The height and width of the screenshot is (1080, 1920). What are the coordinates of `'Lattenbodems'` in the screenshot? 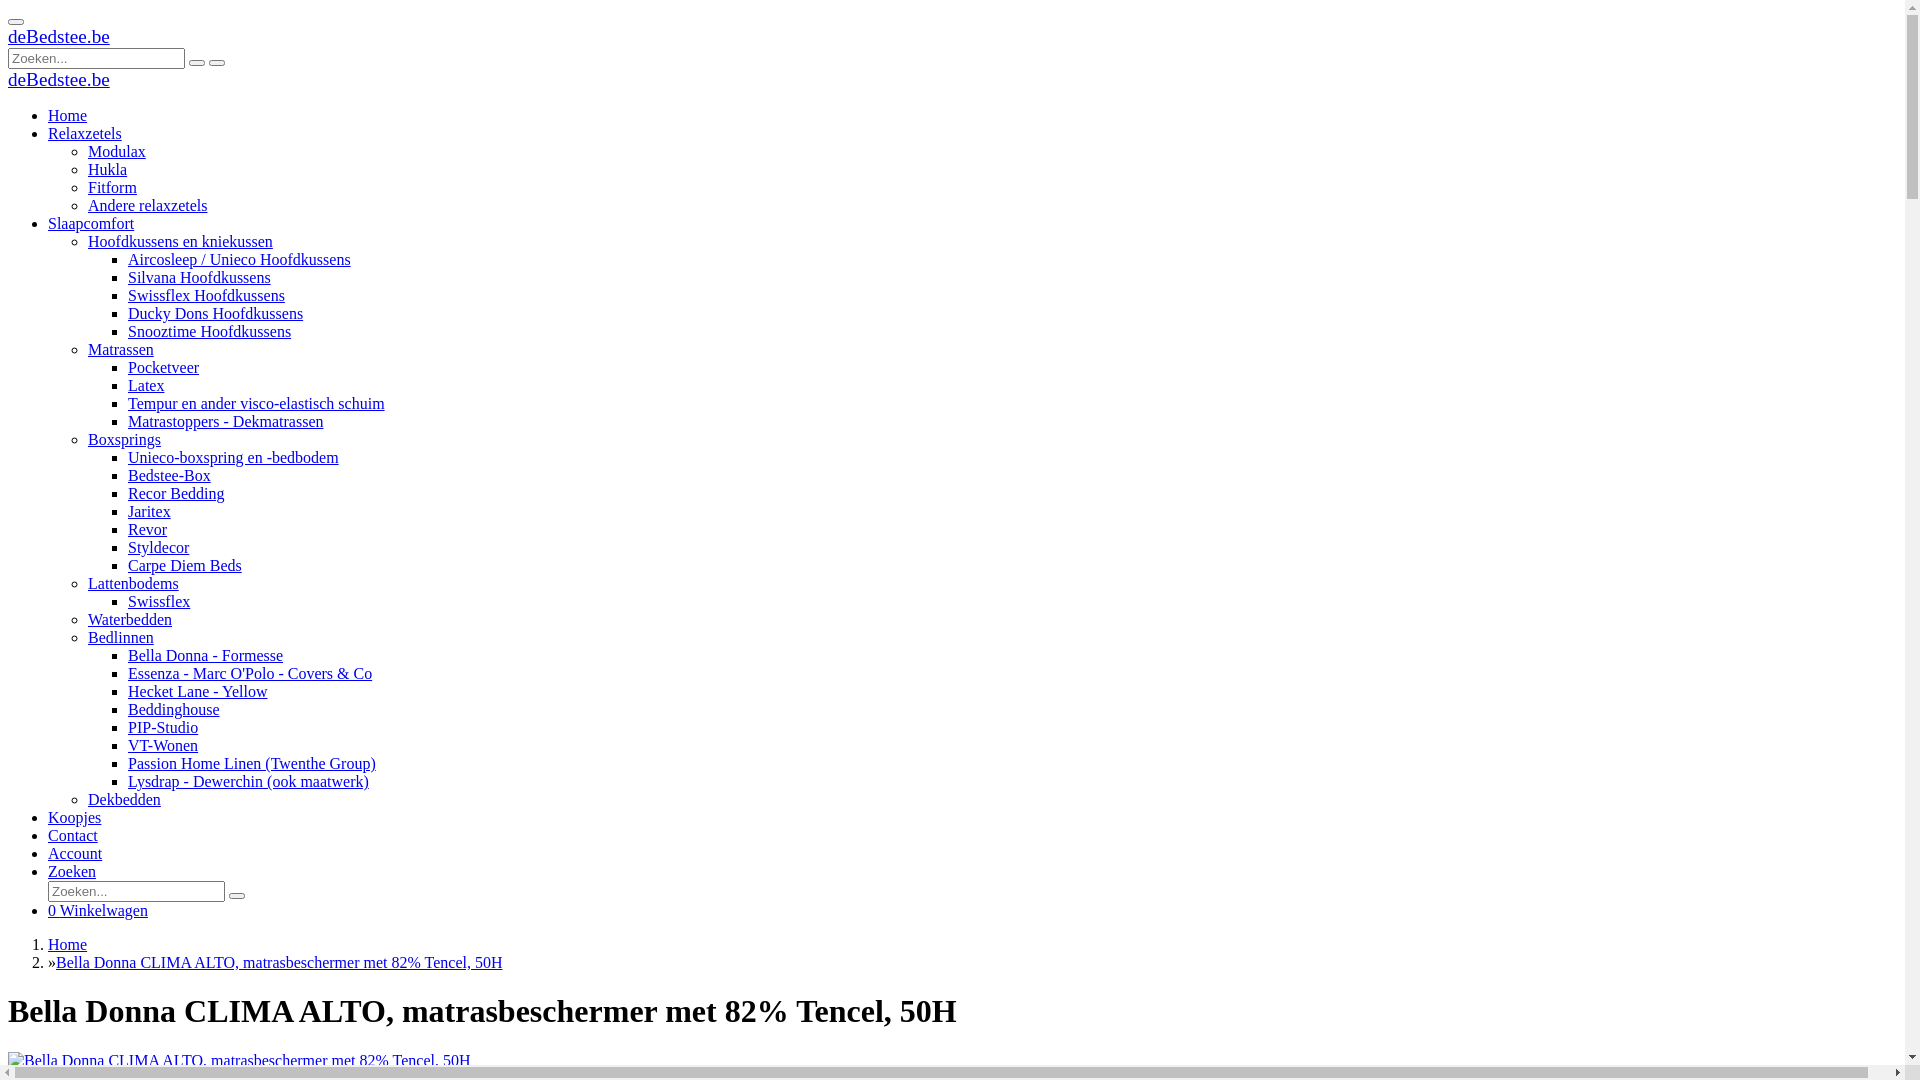 It's located at (132, 583).